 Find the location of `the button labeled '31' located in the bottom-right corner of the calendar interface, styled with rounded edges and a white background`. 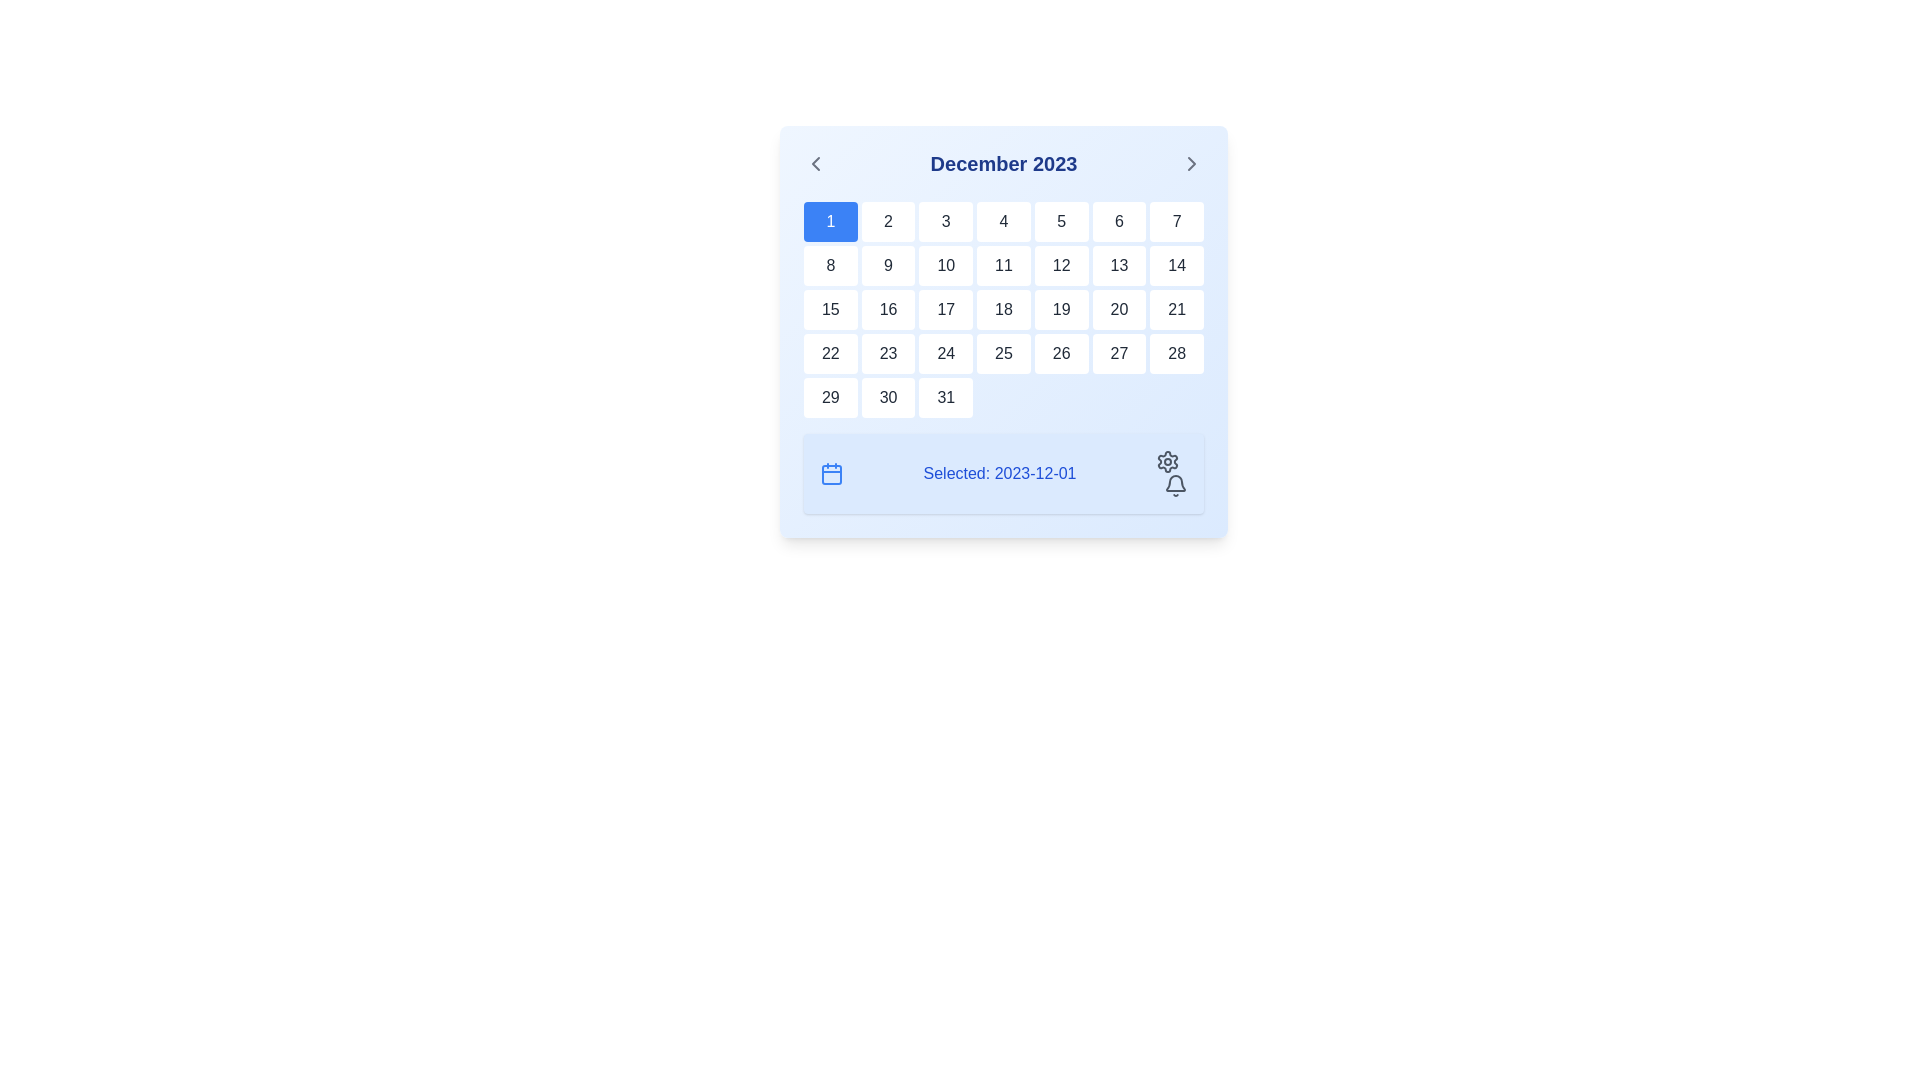

the button labeled '31' located in the bottom-right corner of the calendar interface, styled with rounded edges and a white background is located at coordinates (945, 397).